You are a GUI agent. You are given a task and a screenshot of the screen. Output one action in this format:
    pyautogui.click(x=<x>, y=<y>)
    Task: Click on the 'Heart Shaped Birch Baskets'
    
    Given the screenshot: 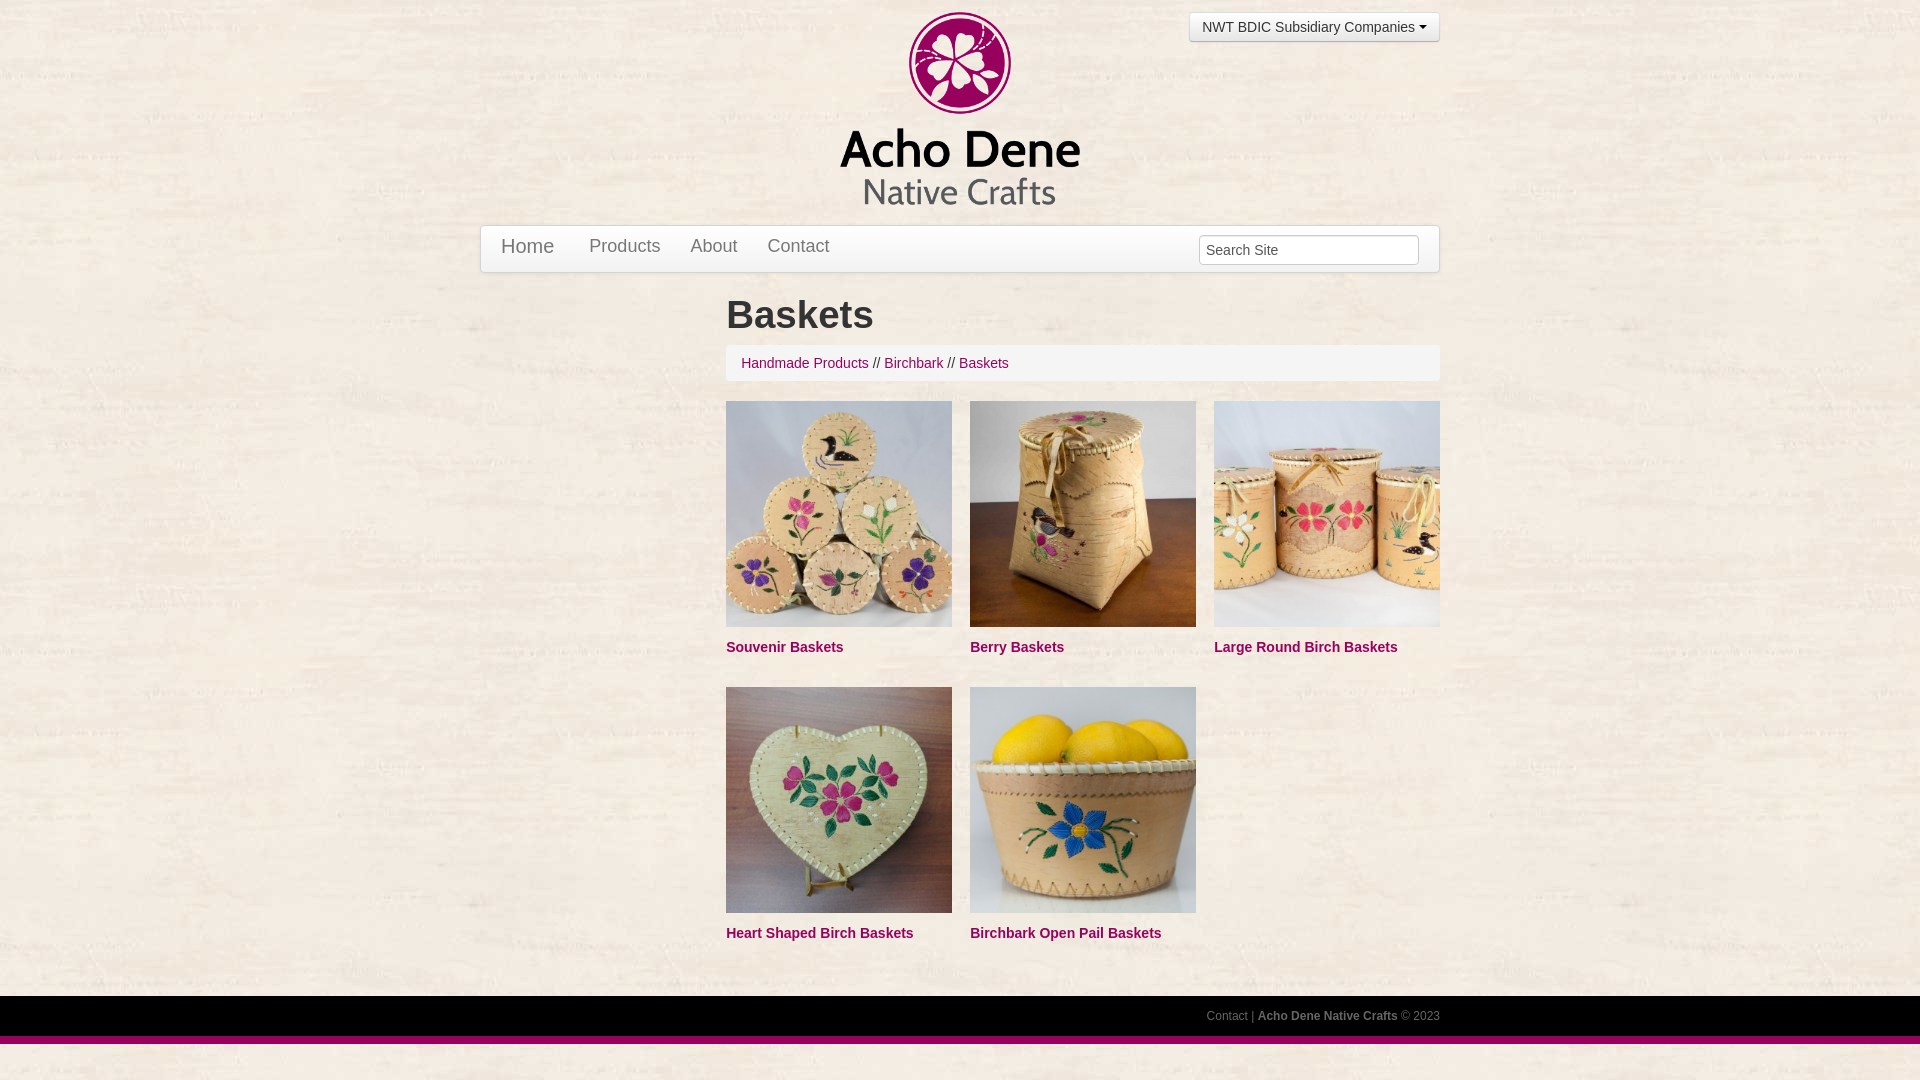 What is the action you would take?
    pyautogui.click(x=820, y=933)
    